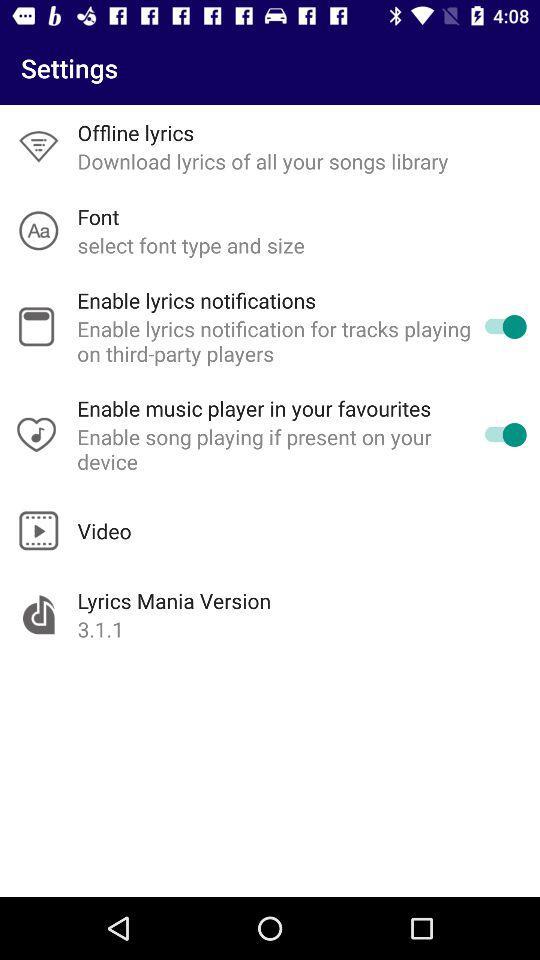  Describe the element at coordinates (174, 600) in the screenshot. I see `the lyrics mania version app` at that location.